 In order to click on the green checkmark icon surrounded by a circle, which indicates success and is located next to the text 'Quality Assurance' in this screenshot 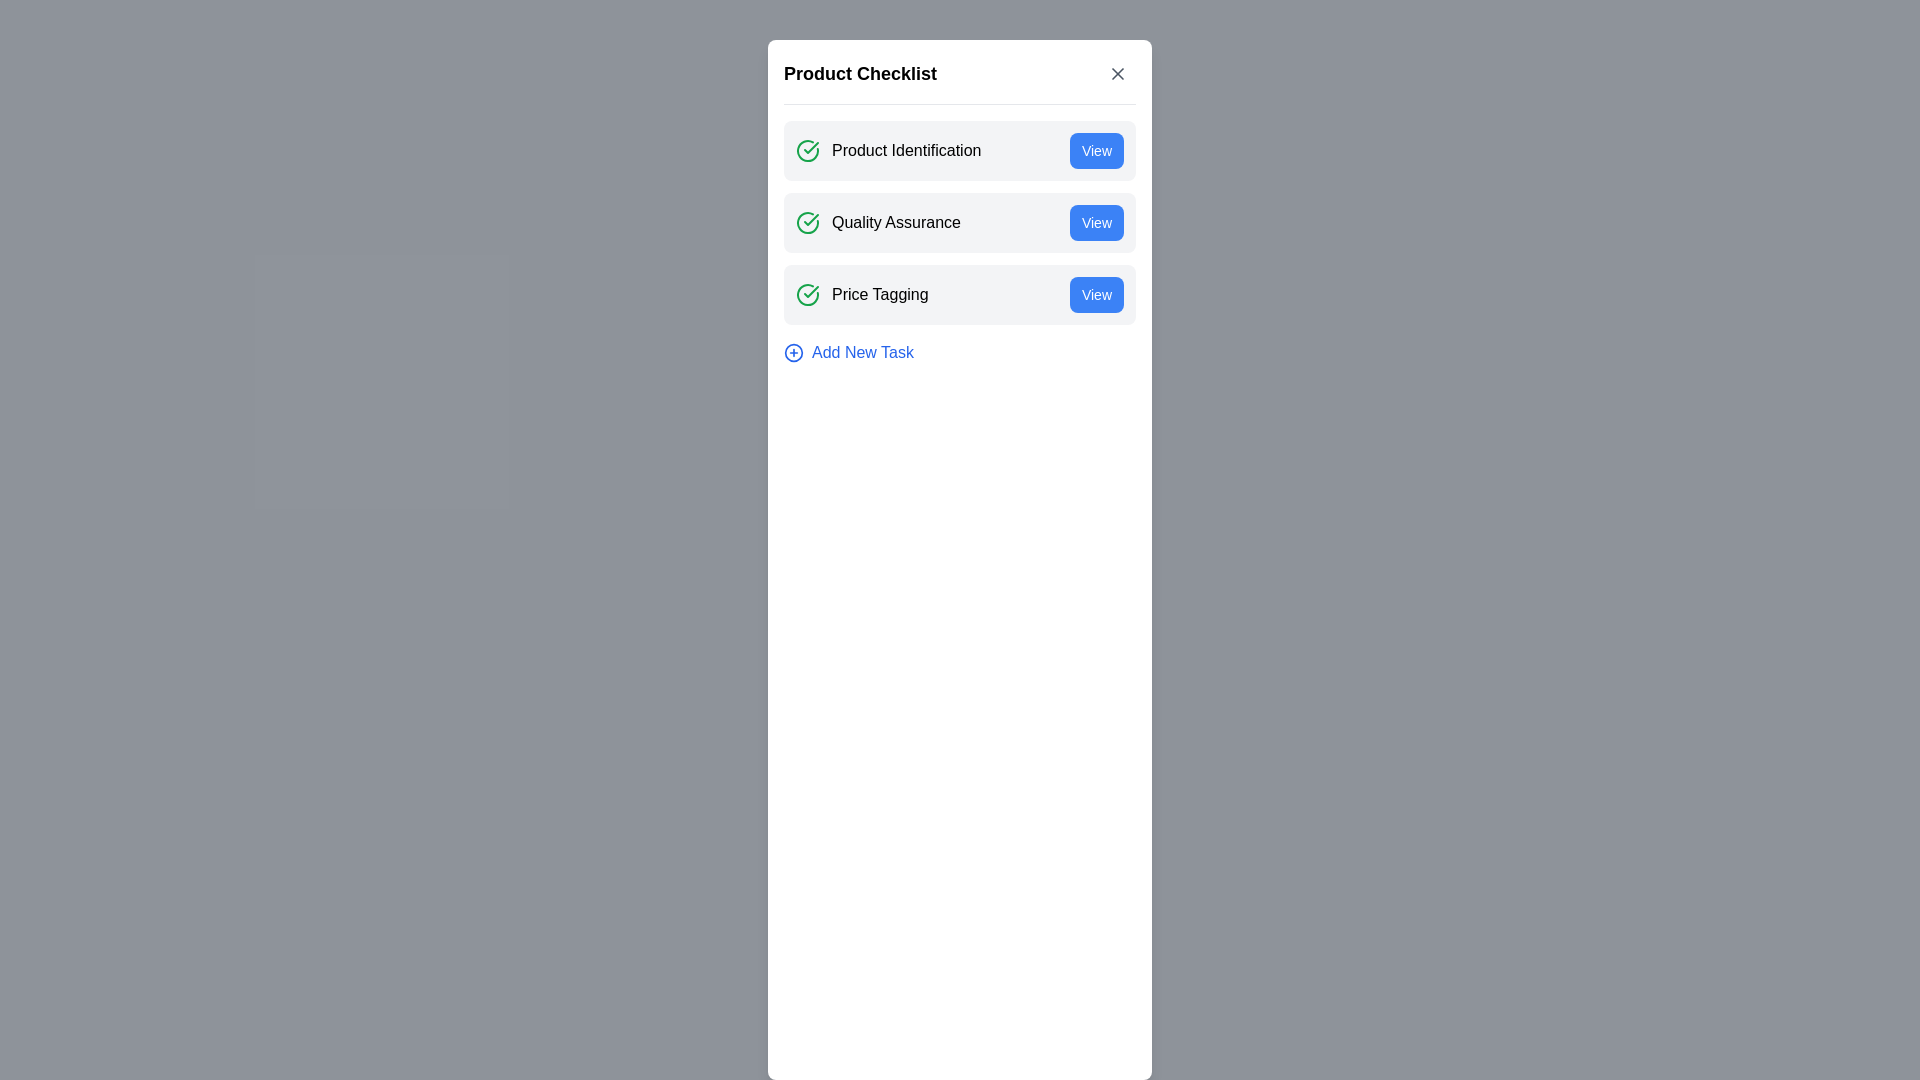, I will do `click(807, 223)`.